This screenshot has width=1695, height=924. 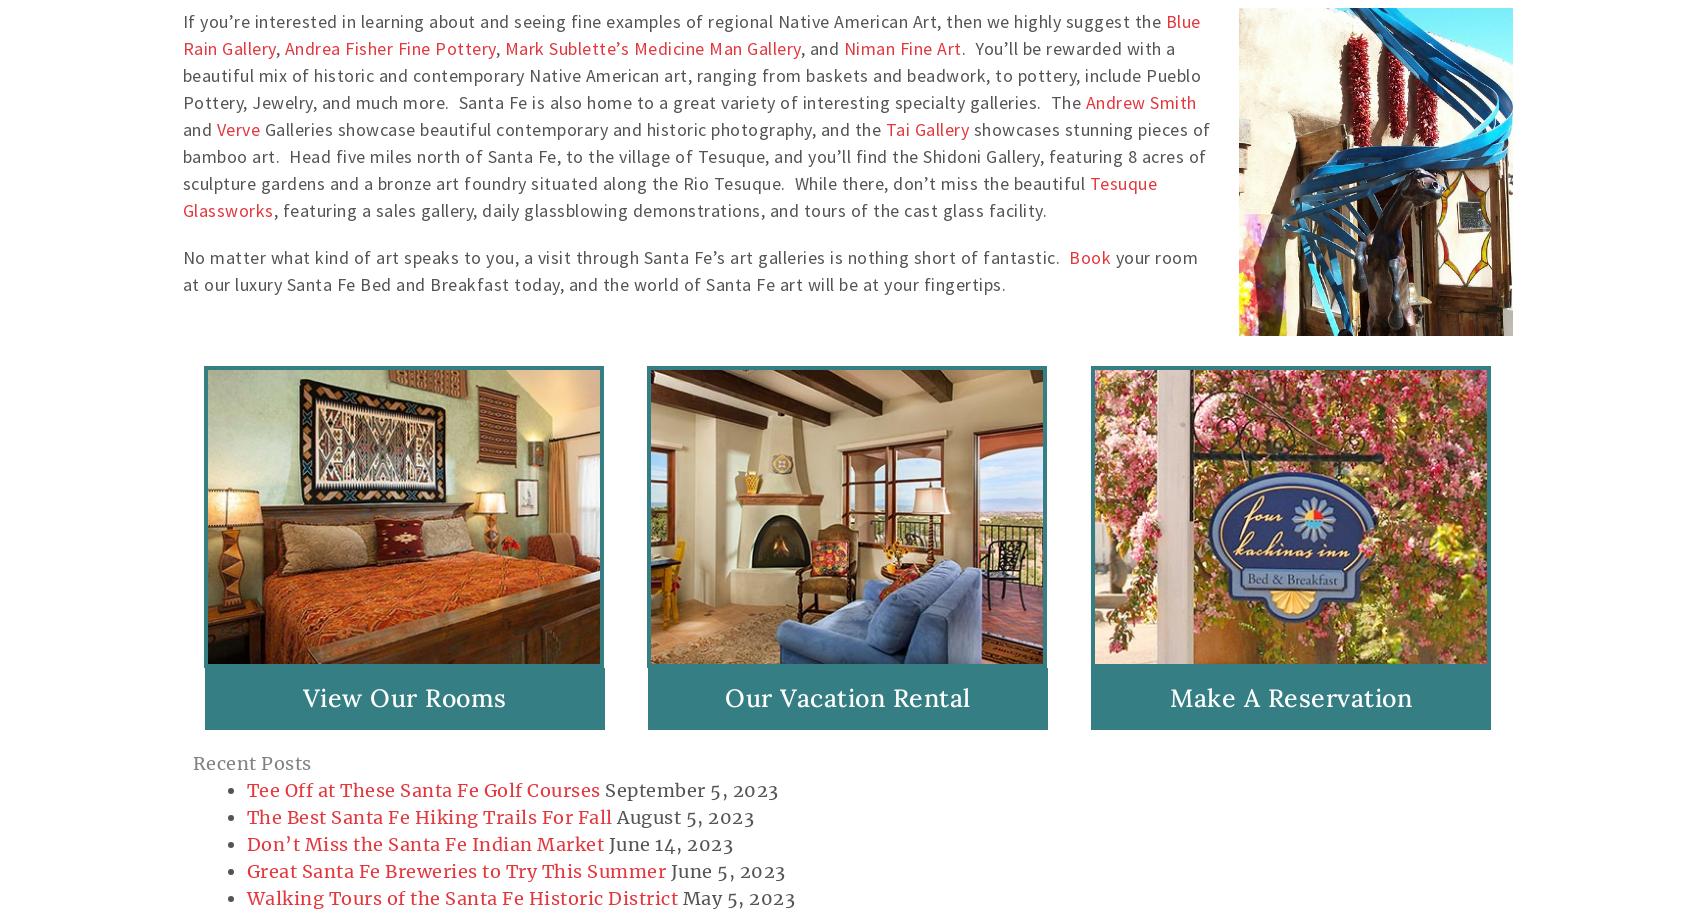 I want to click on 'Tee Off at These Santa Fe Golf Courses', so click(x=423, y=789).